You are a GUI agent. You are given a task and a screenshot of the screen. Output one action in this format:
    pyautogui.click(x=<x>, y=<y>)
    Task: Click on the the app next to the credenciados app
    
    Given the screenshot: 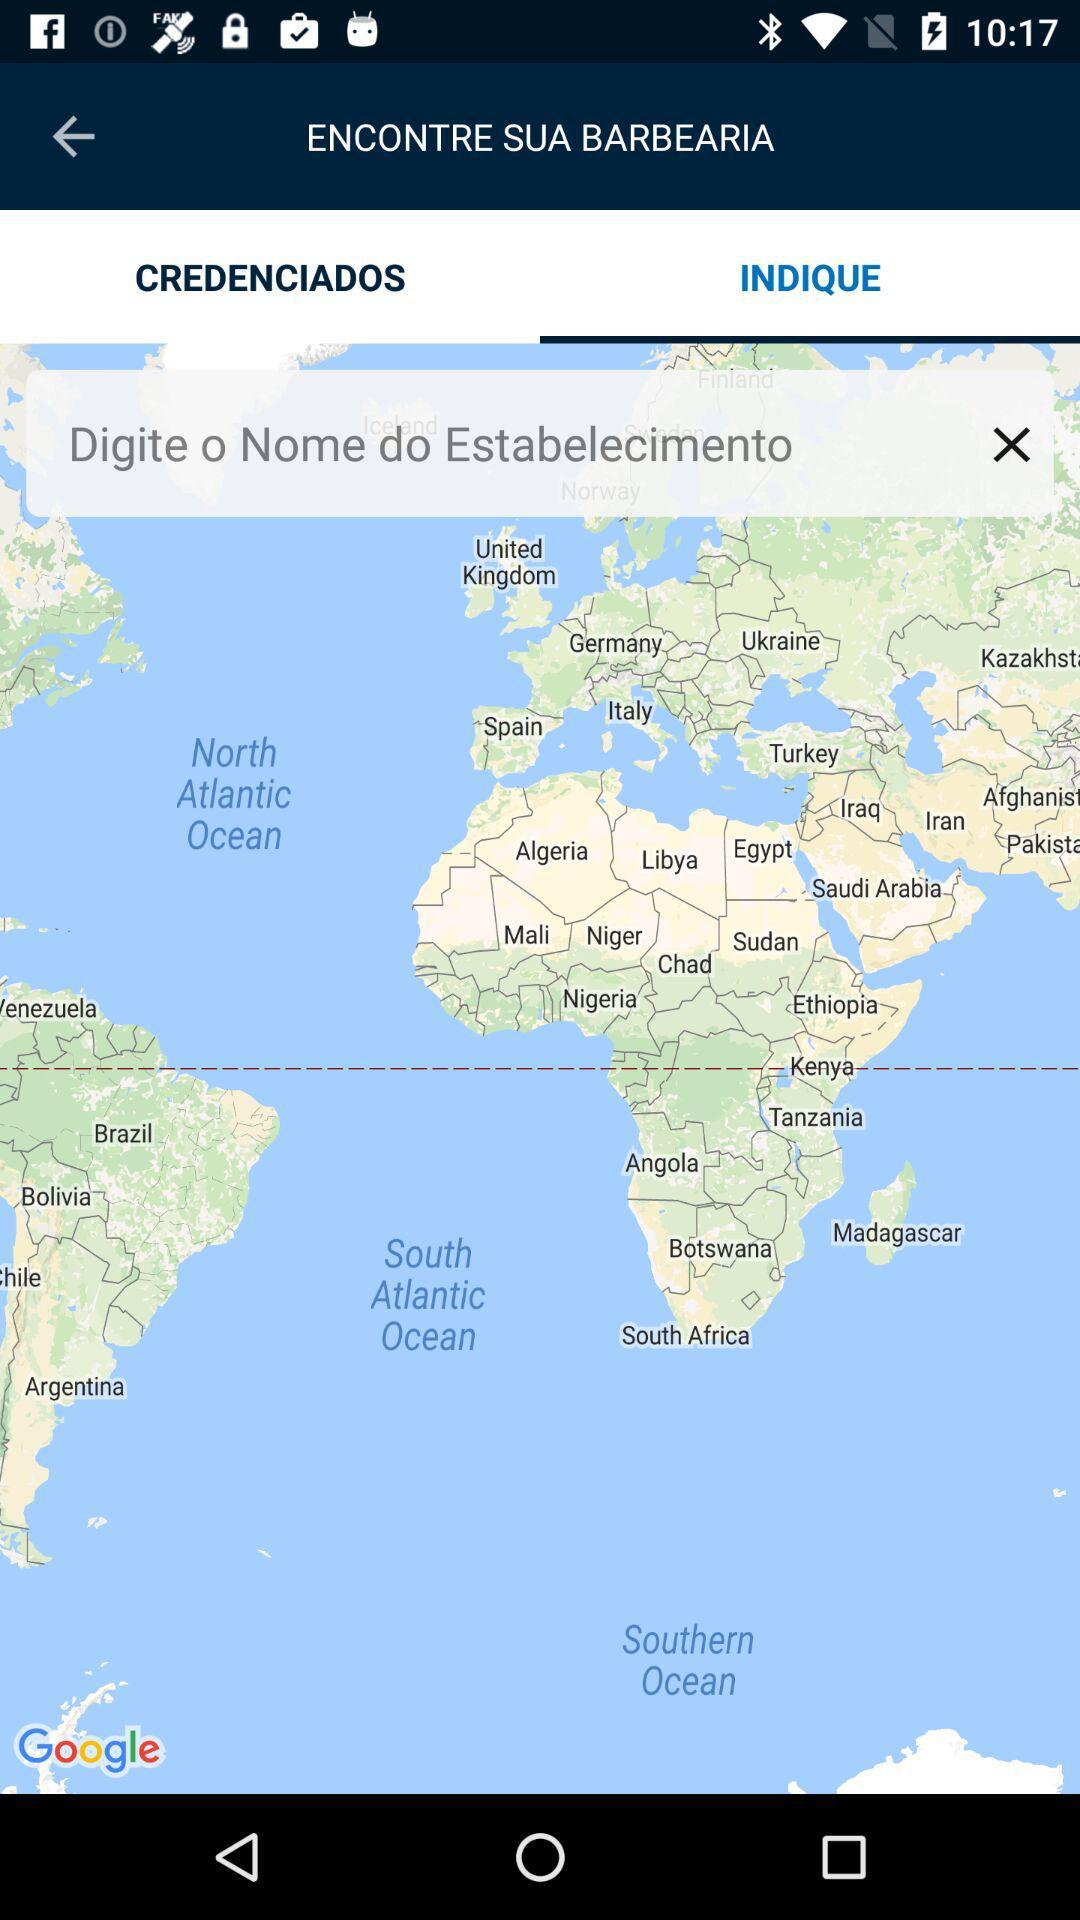 What is the action you would take?
    pyautogui.click(x=810, y=275)
    